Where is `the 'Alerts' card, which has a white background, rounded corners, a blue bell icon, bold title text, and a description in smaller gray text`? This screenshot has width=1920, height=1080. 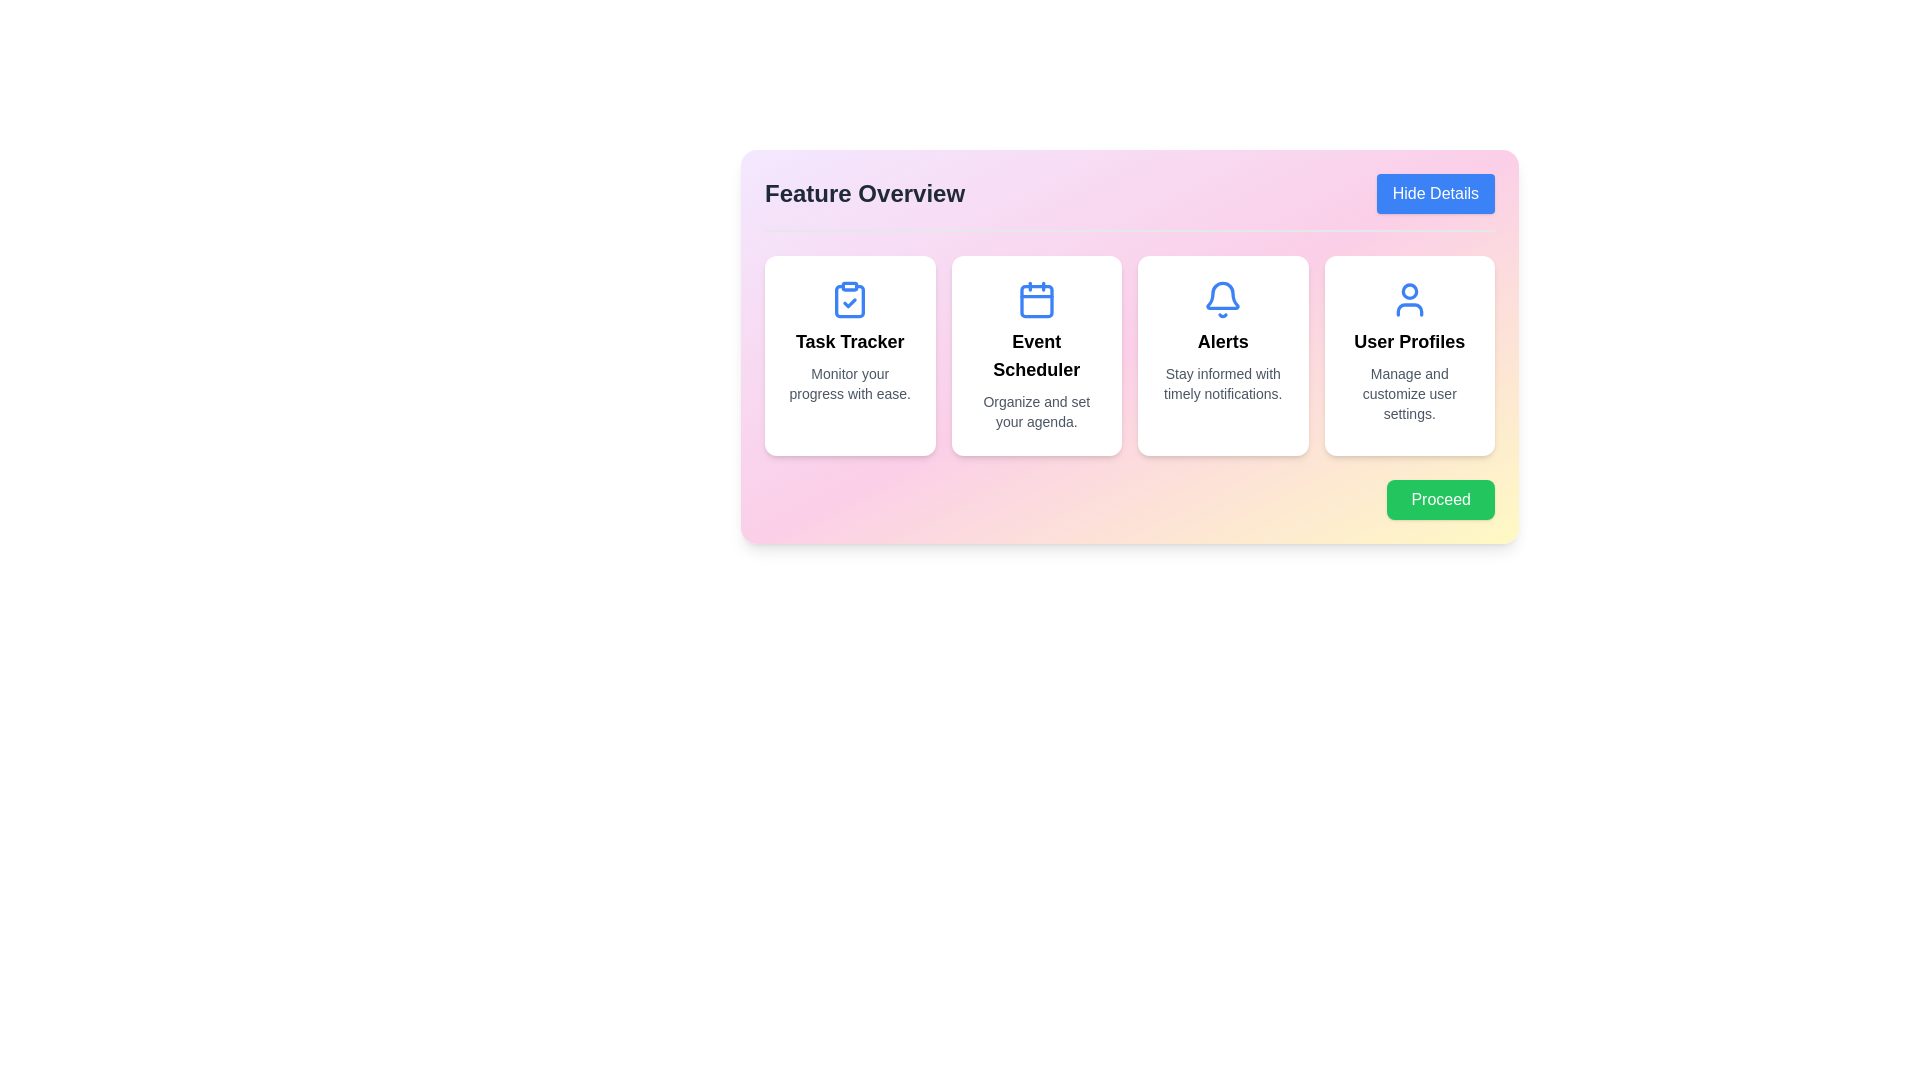
the 'Alerts' card, which has a white background, rounded corners, a blue bell icon, bold title text, and a description in smaller gray text is located at coordinates (1222, 354).